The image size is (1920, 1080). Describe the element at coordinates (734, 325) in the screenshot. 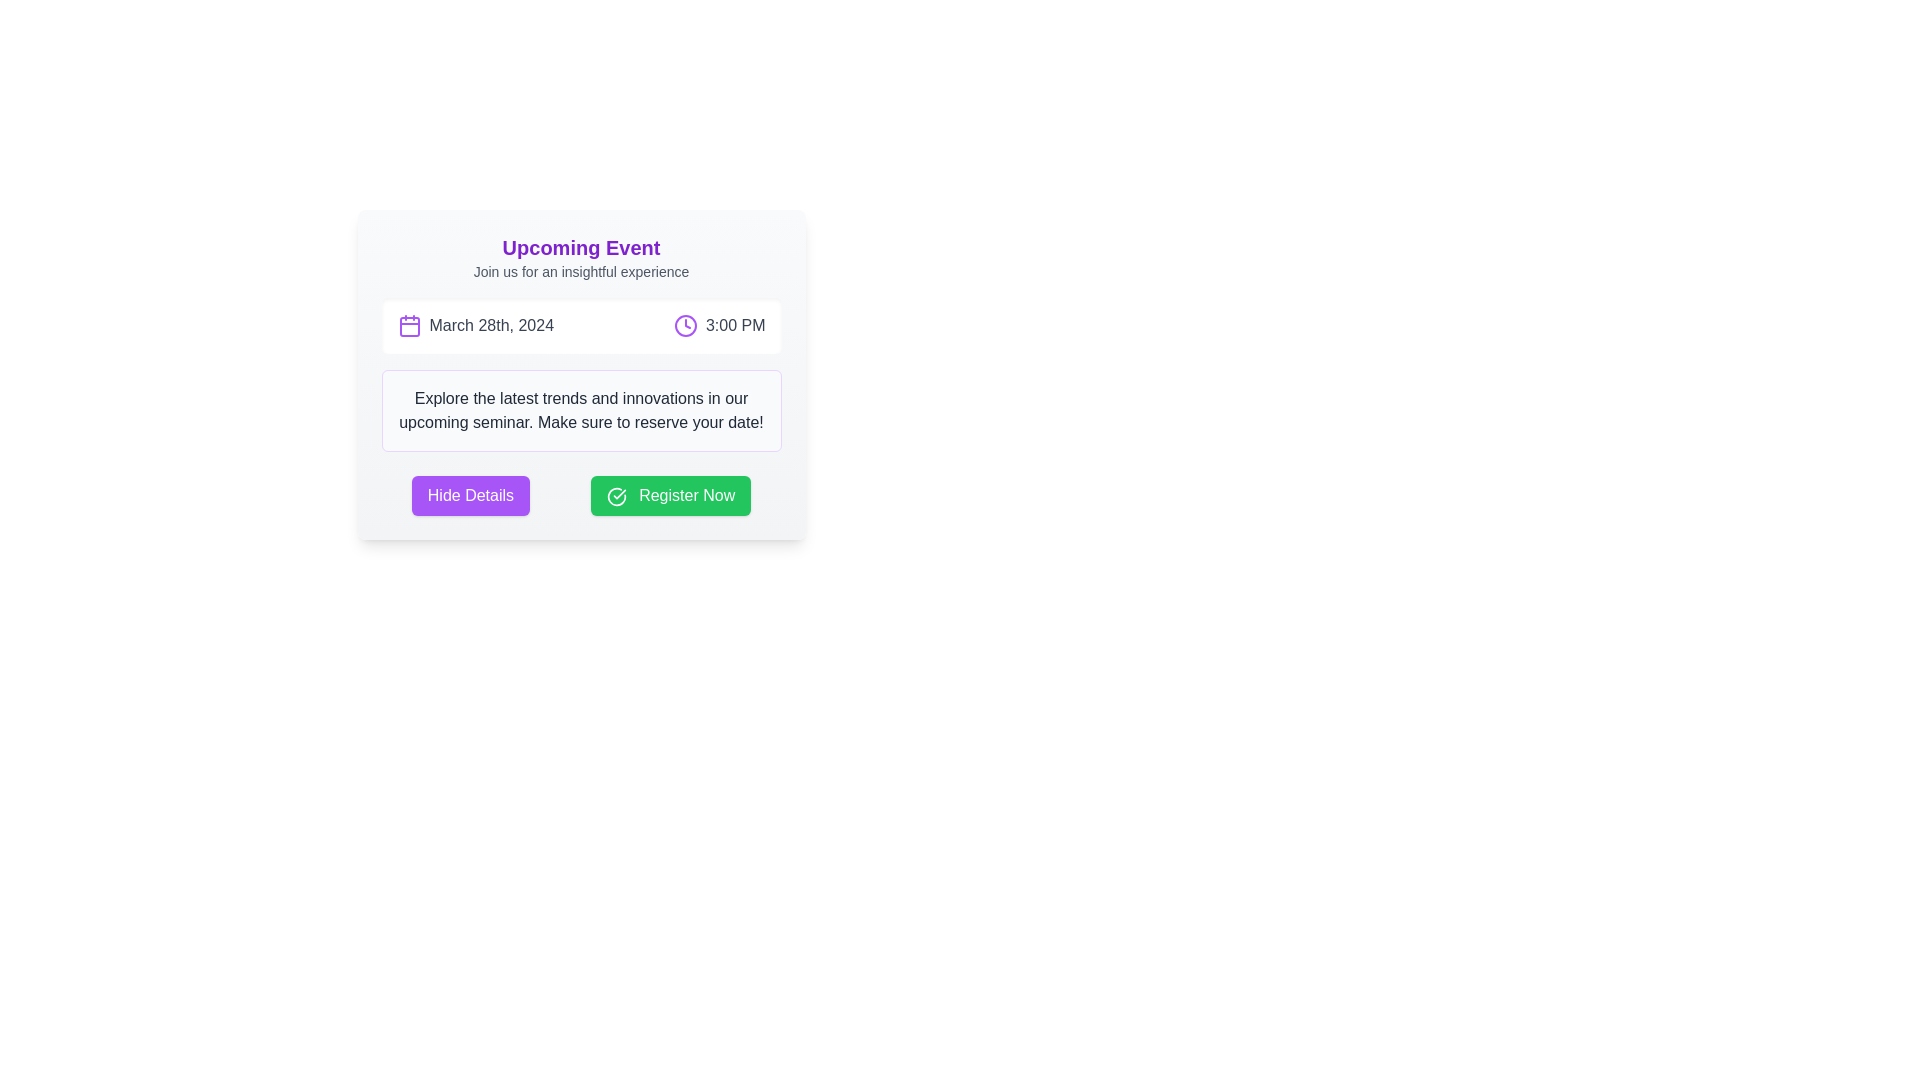

I see `the text label displaying the time '3:00 PM', which is styled in gray sans-serif font and located to the right of a purple clock icon` at that location.